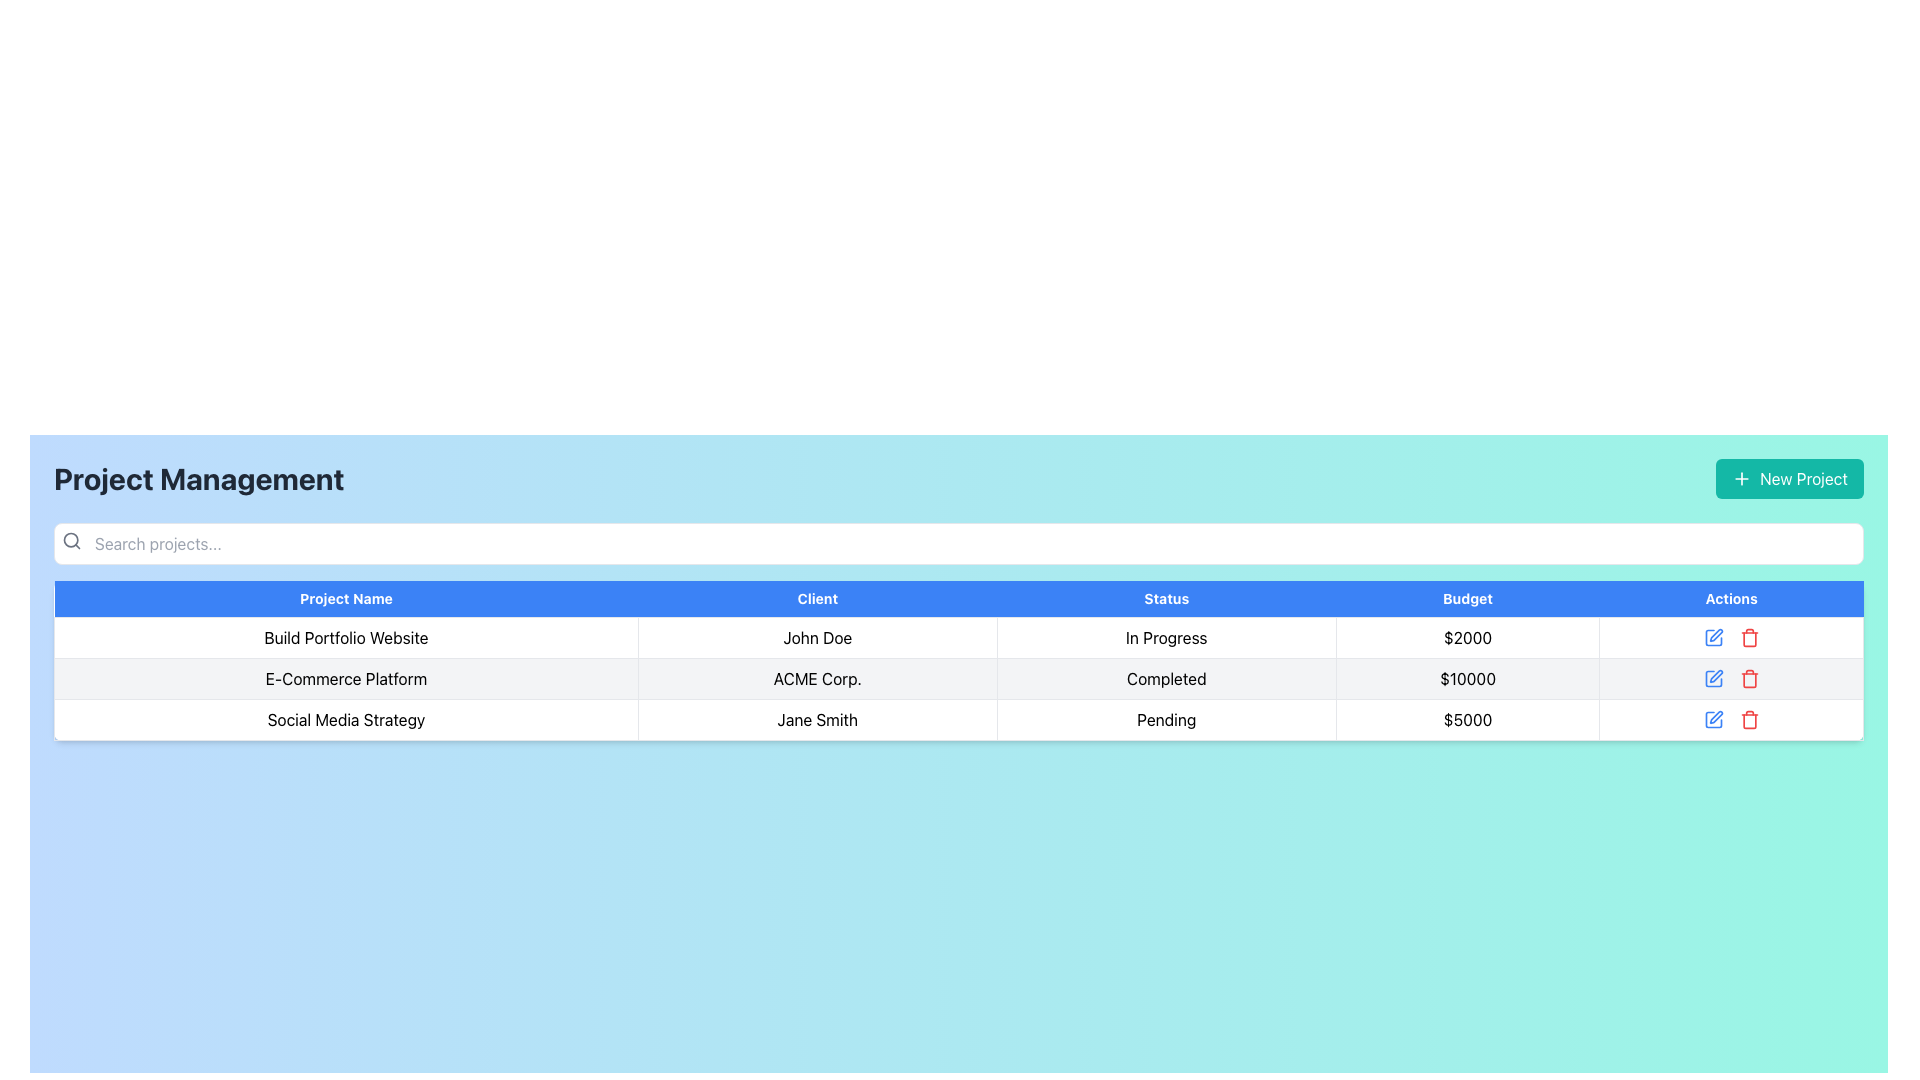 The image size is (1920, 1080). What do you see at coordinates (346, 677) in the screenshot?
I see `the text label identifying the 'E-Commerce Platform' project located in the second row and first column of the table` at bounding box center [346, 677].